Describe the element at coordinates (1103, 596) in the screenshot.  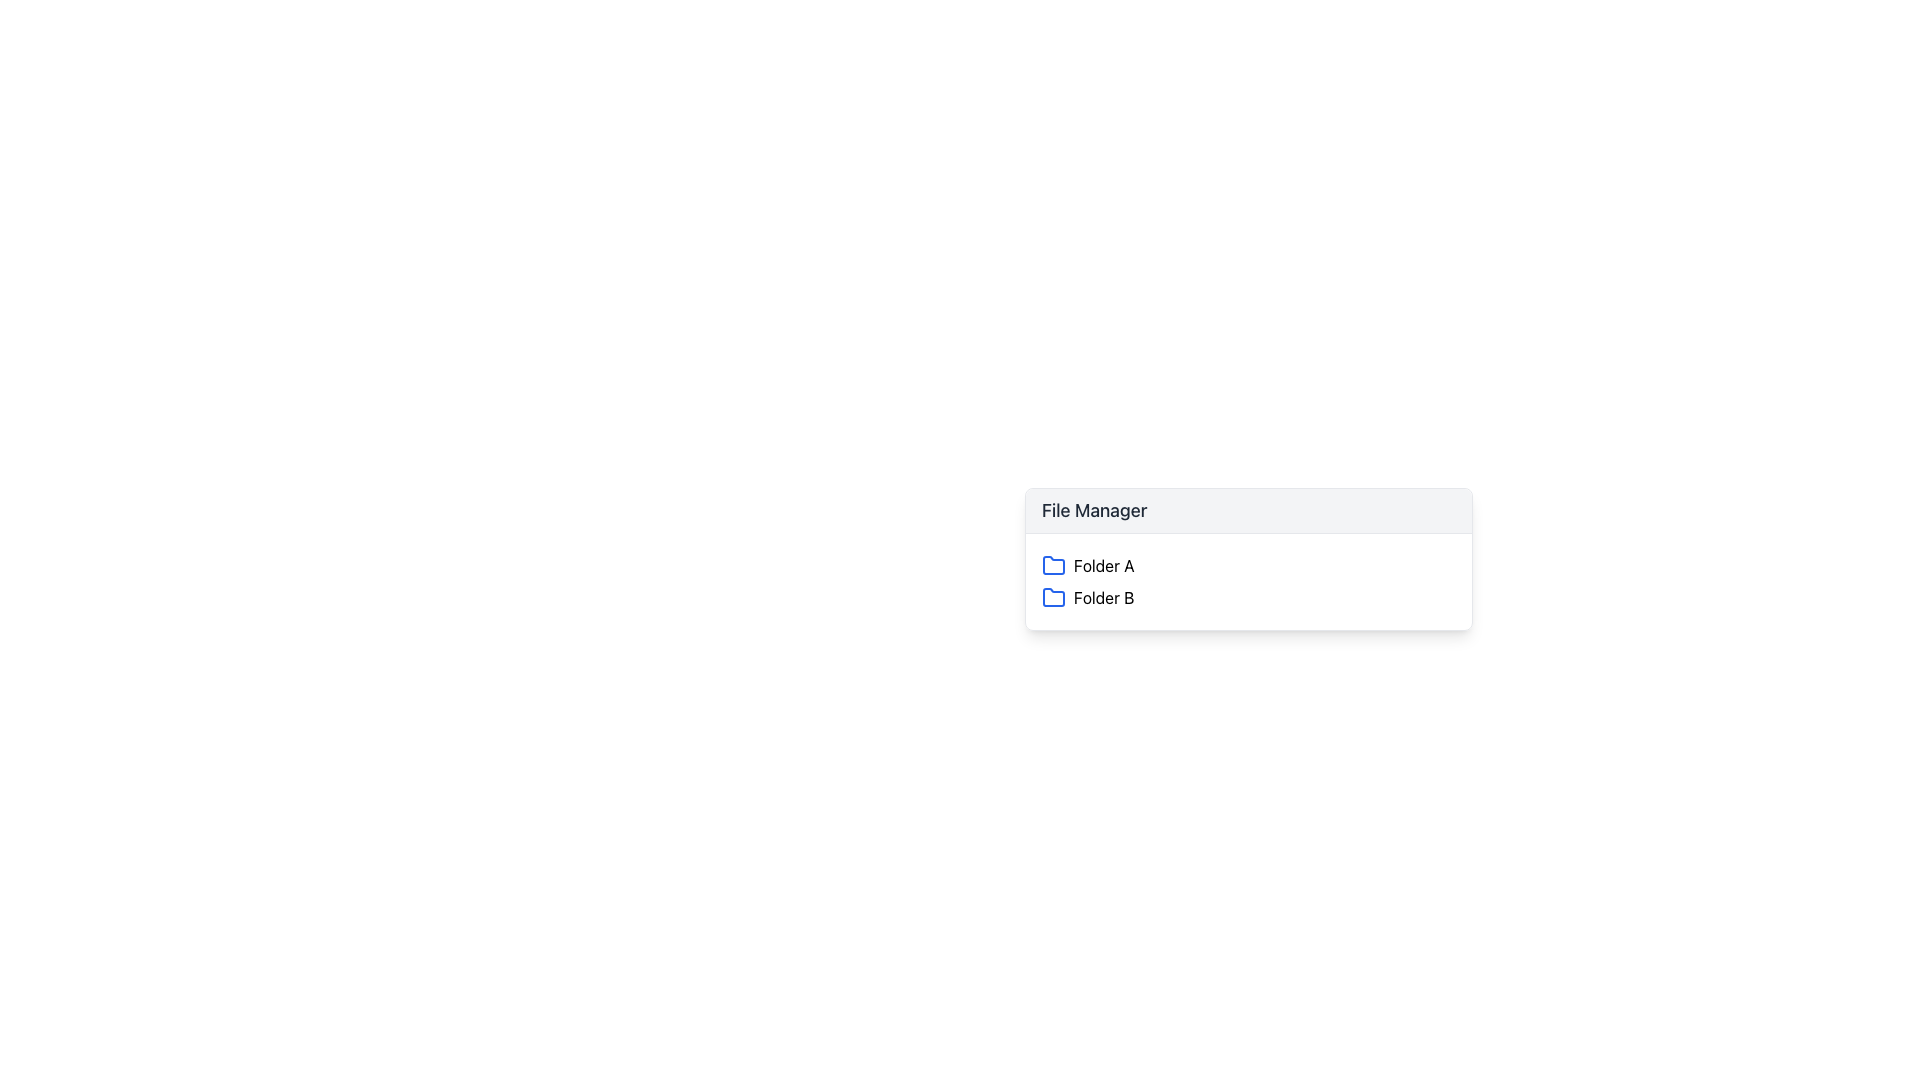
I see `the text label 'Folder B' which is the second item` at that location.